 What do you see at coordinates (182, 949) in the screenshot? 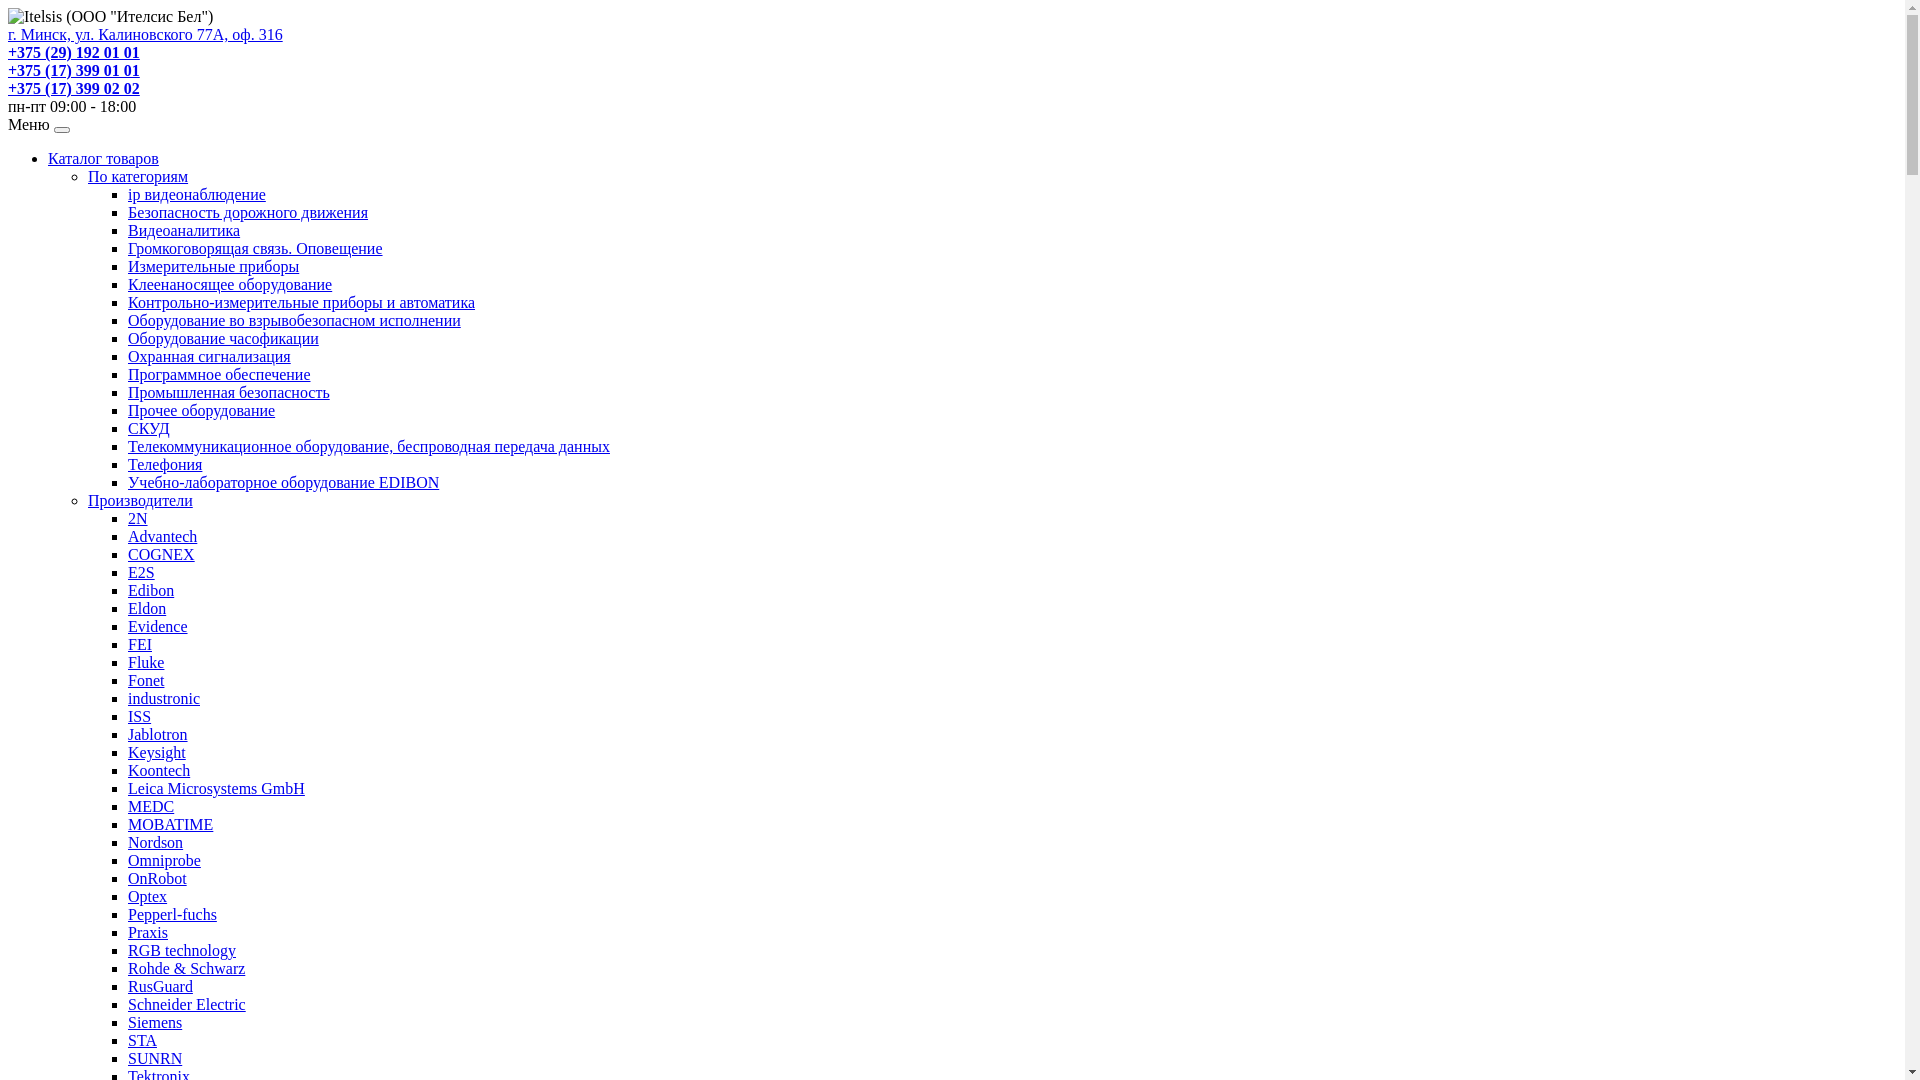
I see `'RGB technology'` at bounding box center [182, 949].